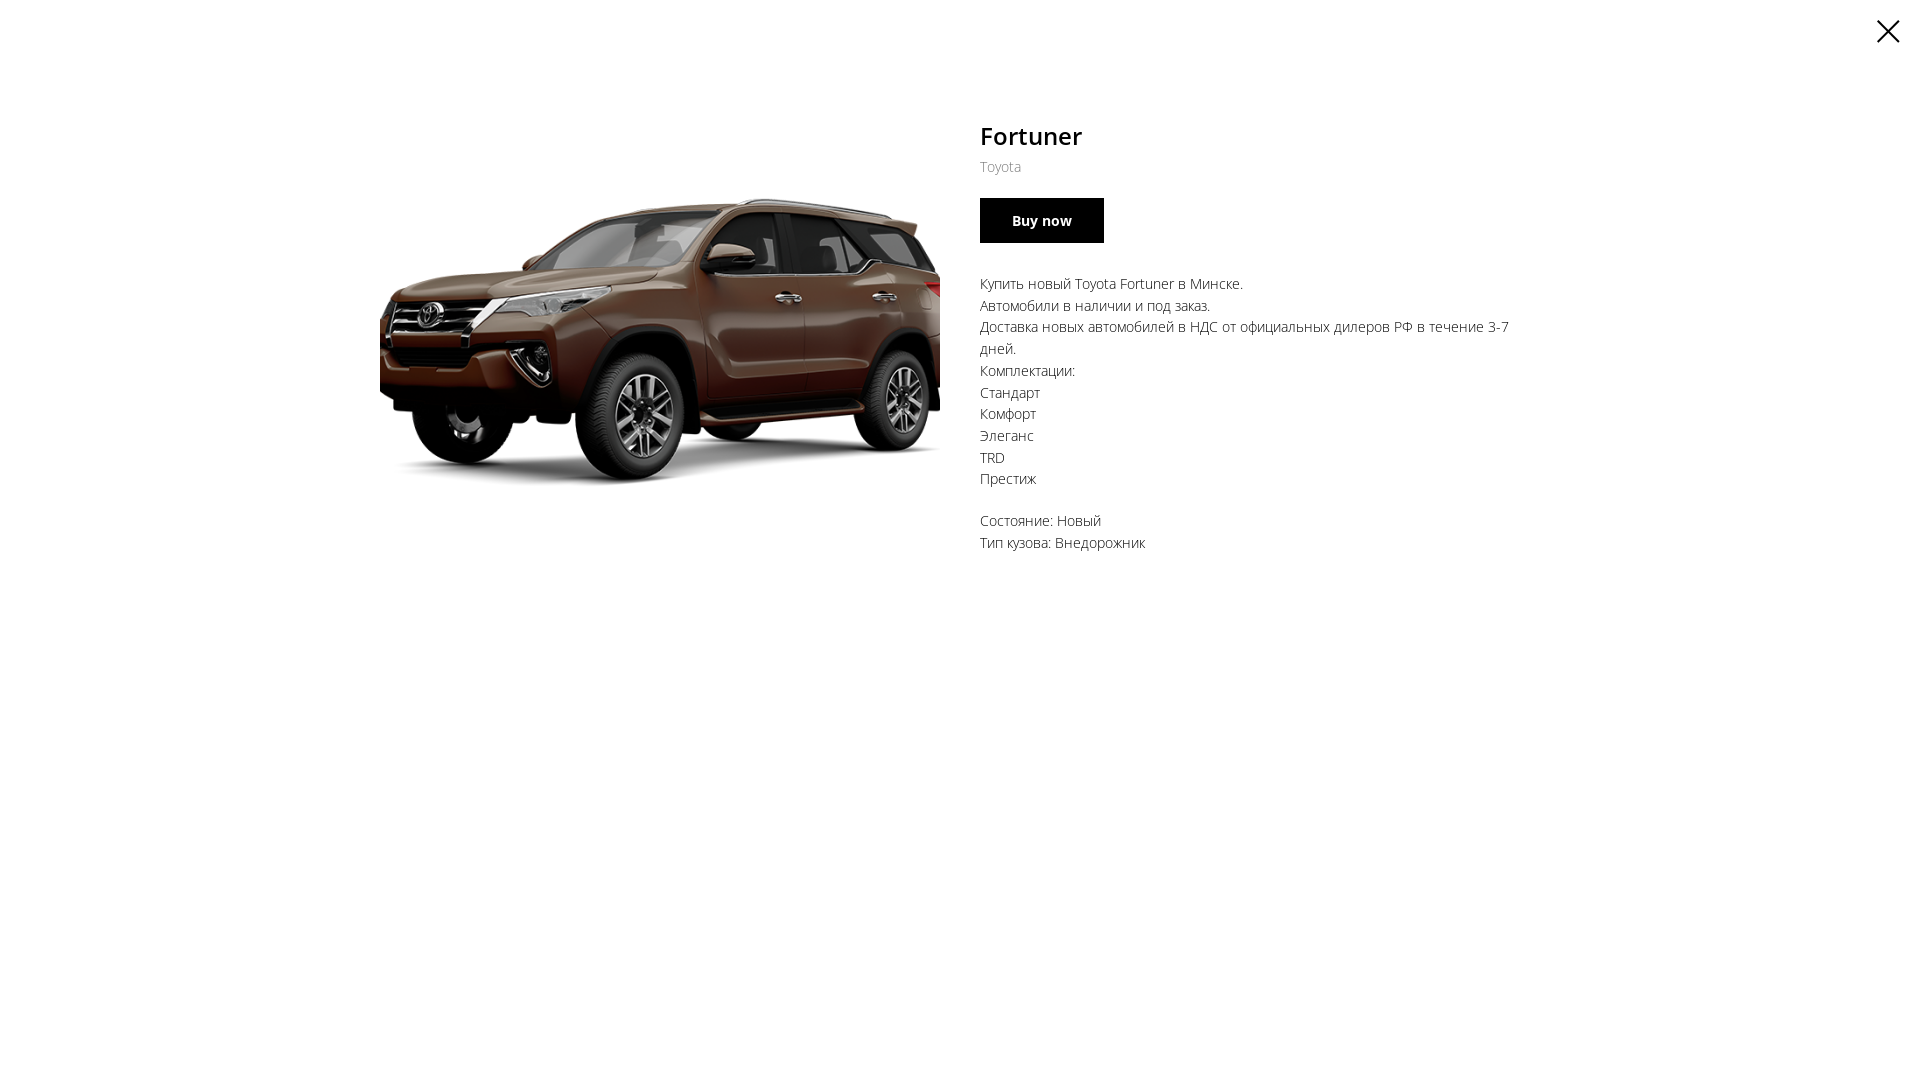  Describe the element at coordinates (1040, 220) in the screenshot. I see `'Buy now'` at that location.